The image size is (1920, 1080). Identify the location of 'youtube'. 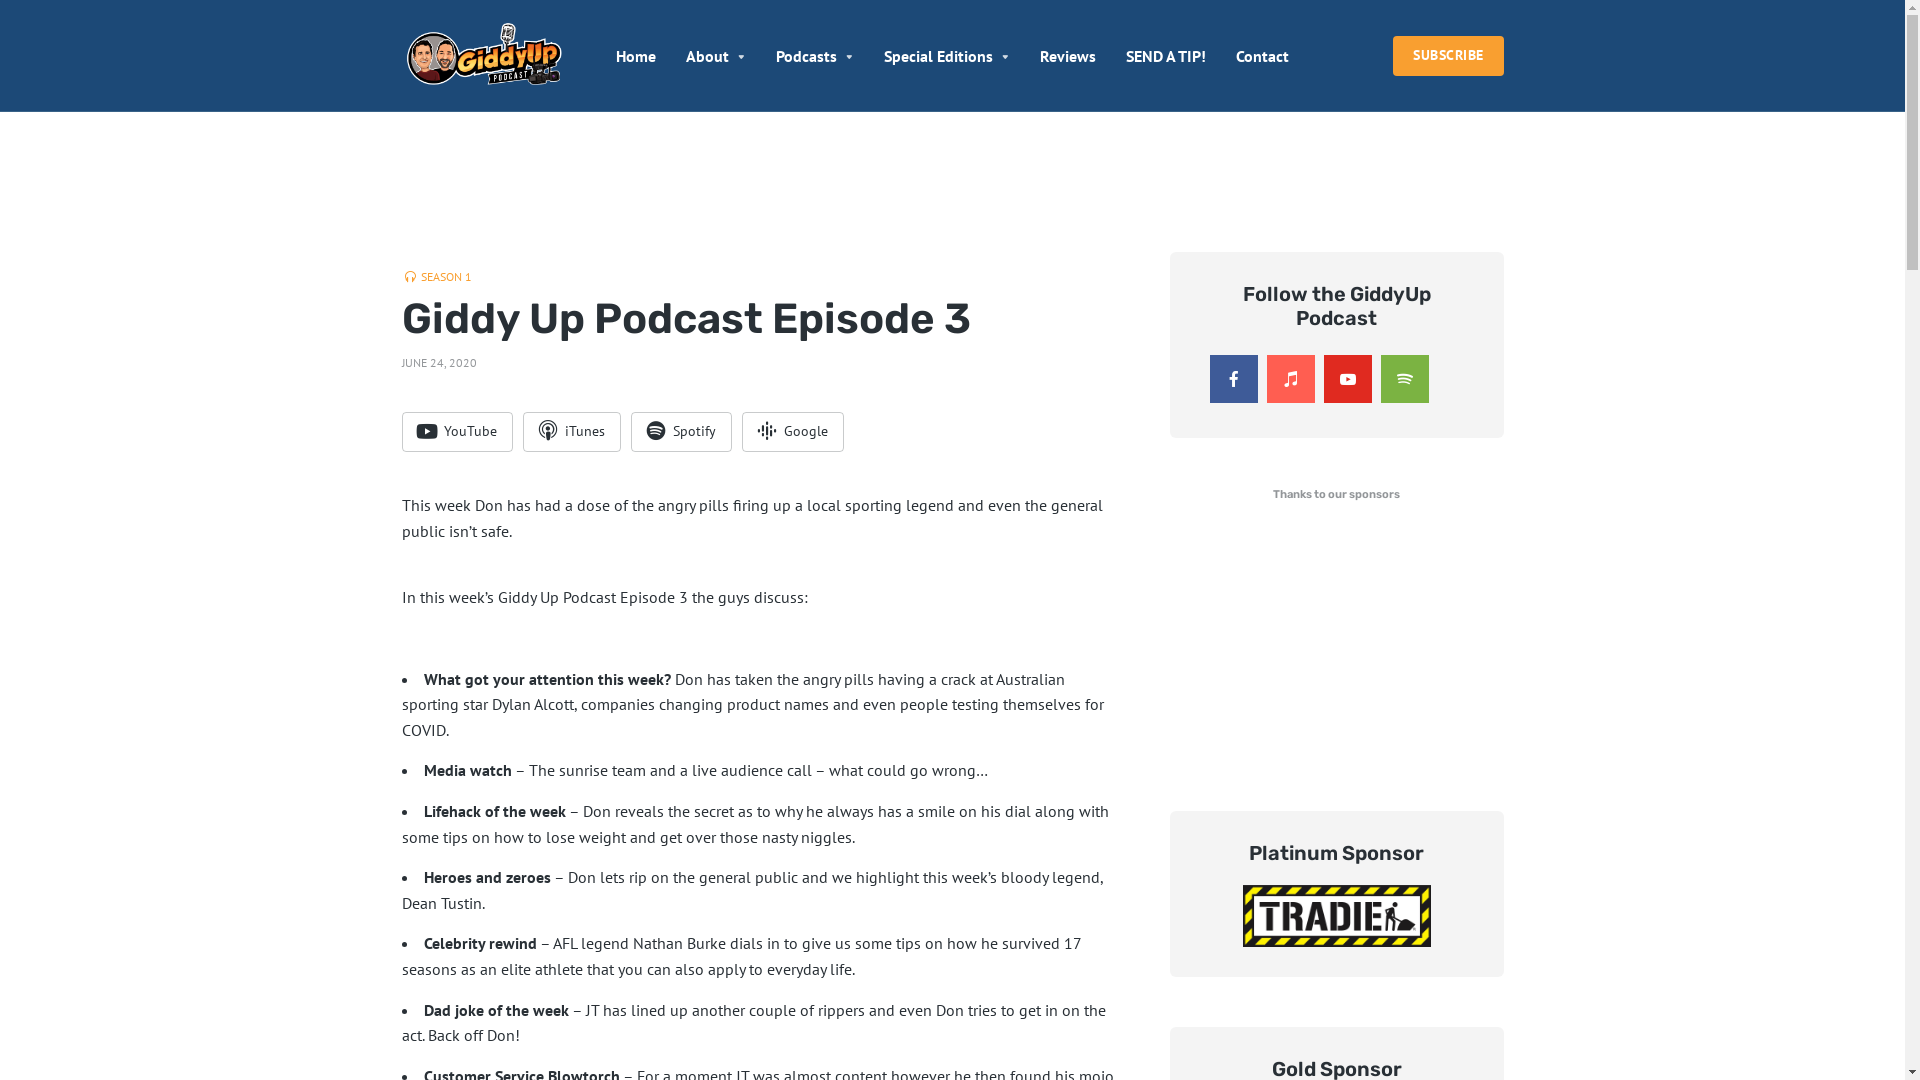
(1348, 378).